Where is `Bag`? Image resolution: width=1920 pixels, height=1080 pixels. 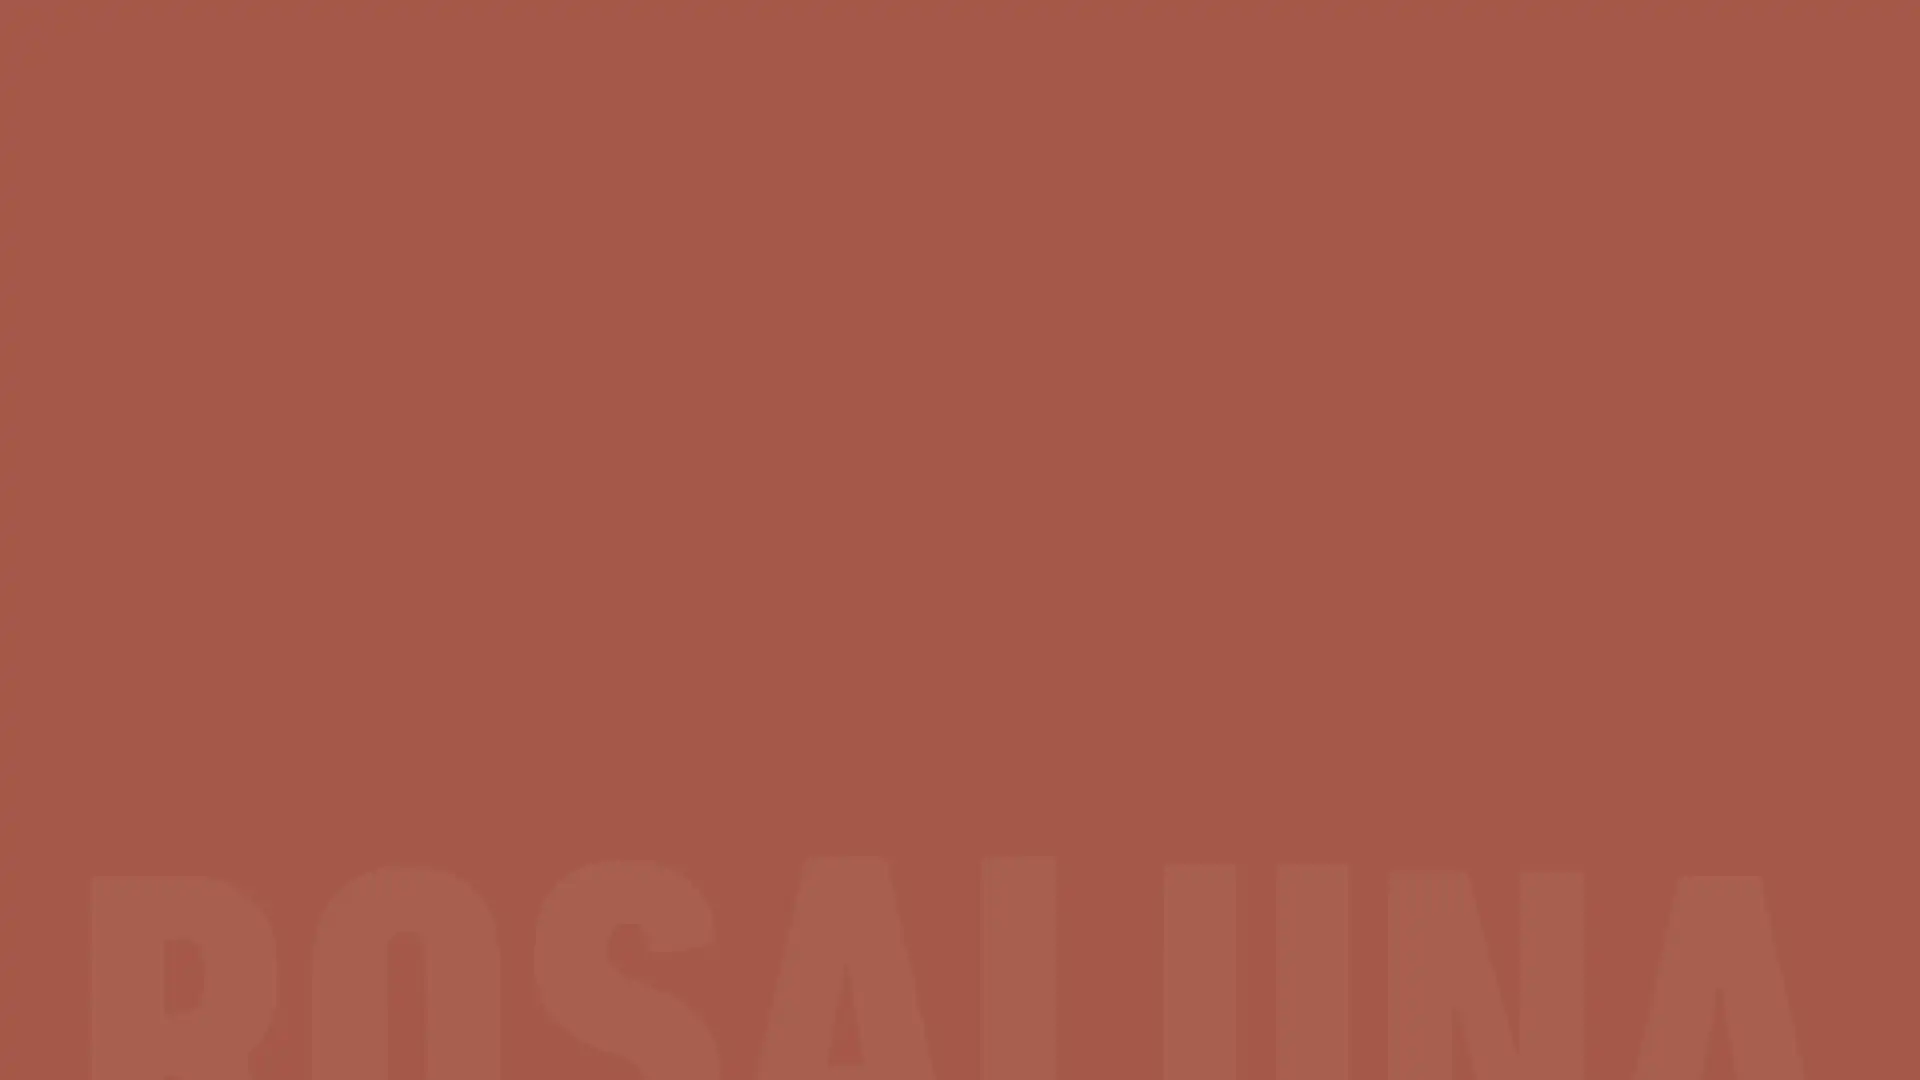
Bag is located at coordinates (1842, 71).